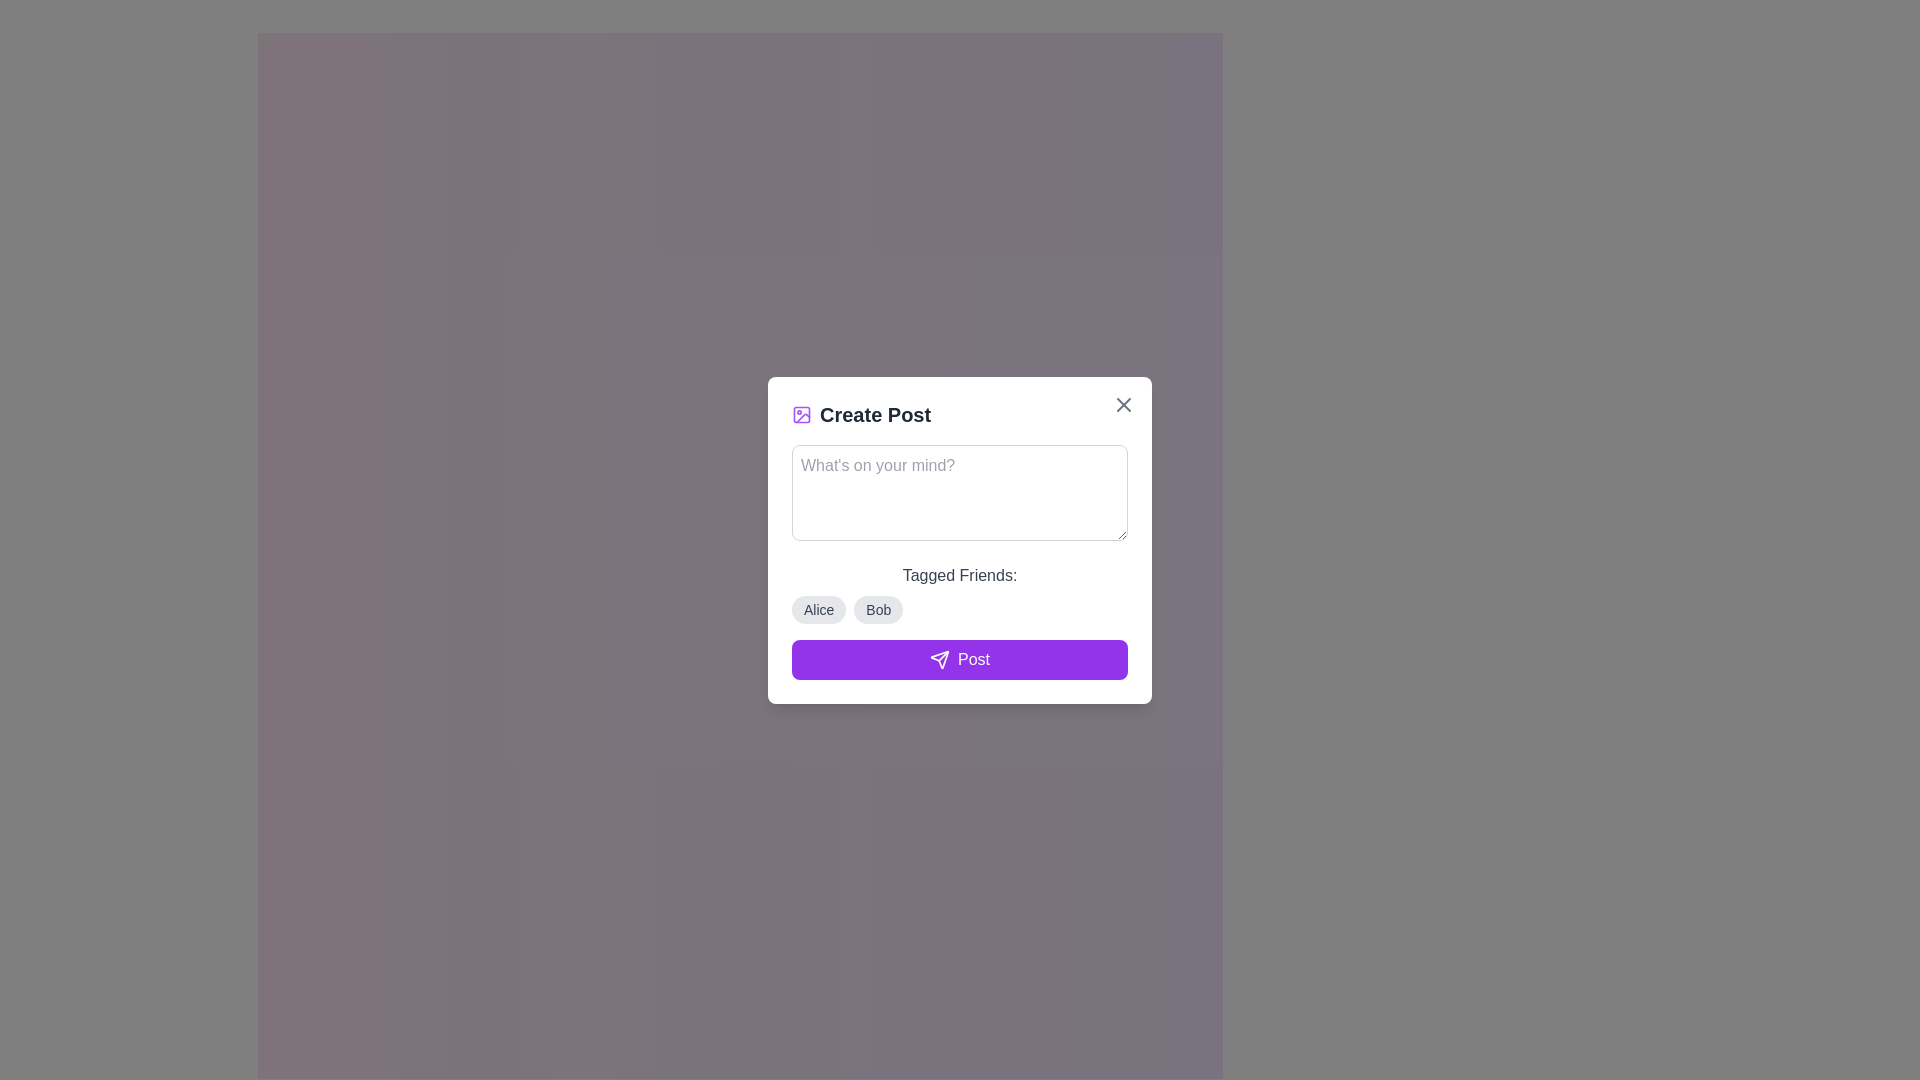 The height and width of the screenshot is (1080, 1920). What do you see at coordinates (939, 659) in the screenshot?
I see `the 'Post' button icon, which is an SVG graphic located at the bottom of the 'Create Post' modal` at bounding box center [939, 659].